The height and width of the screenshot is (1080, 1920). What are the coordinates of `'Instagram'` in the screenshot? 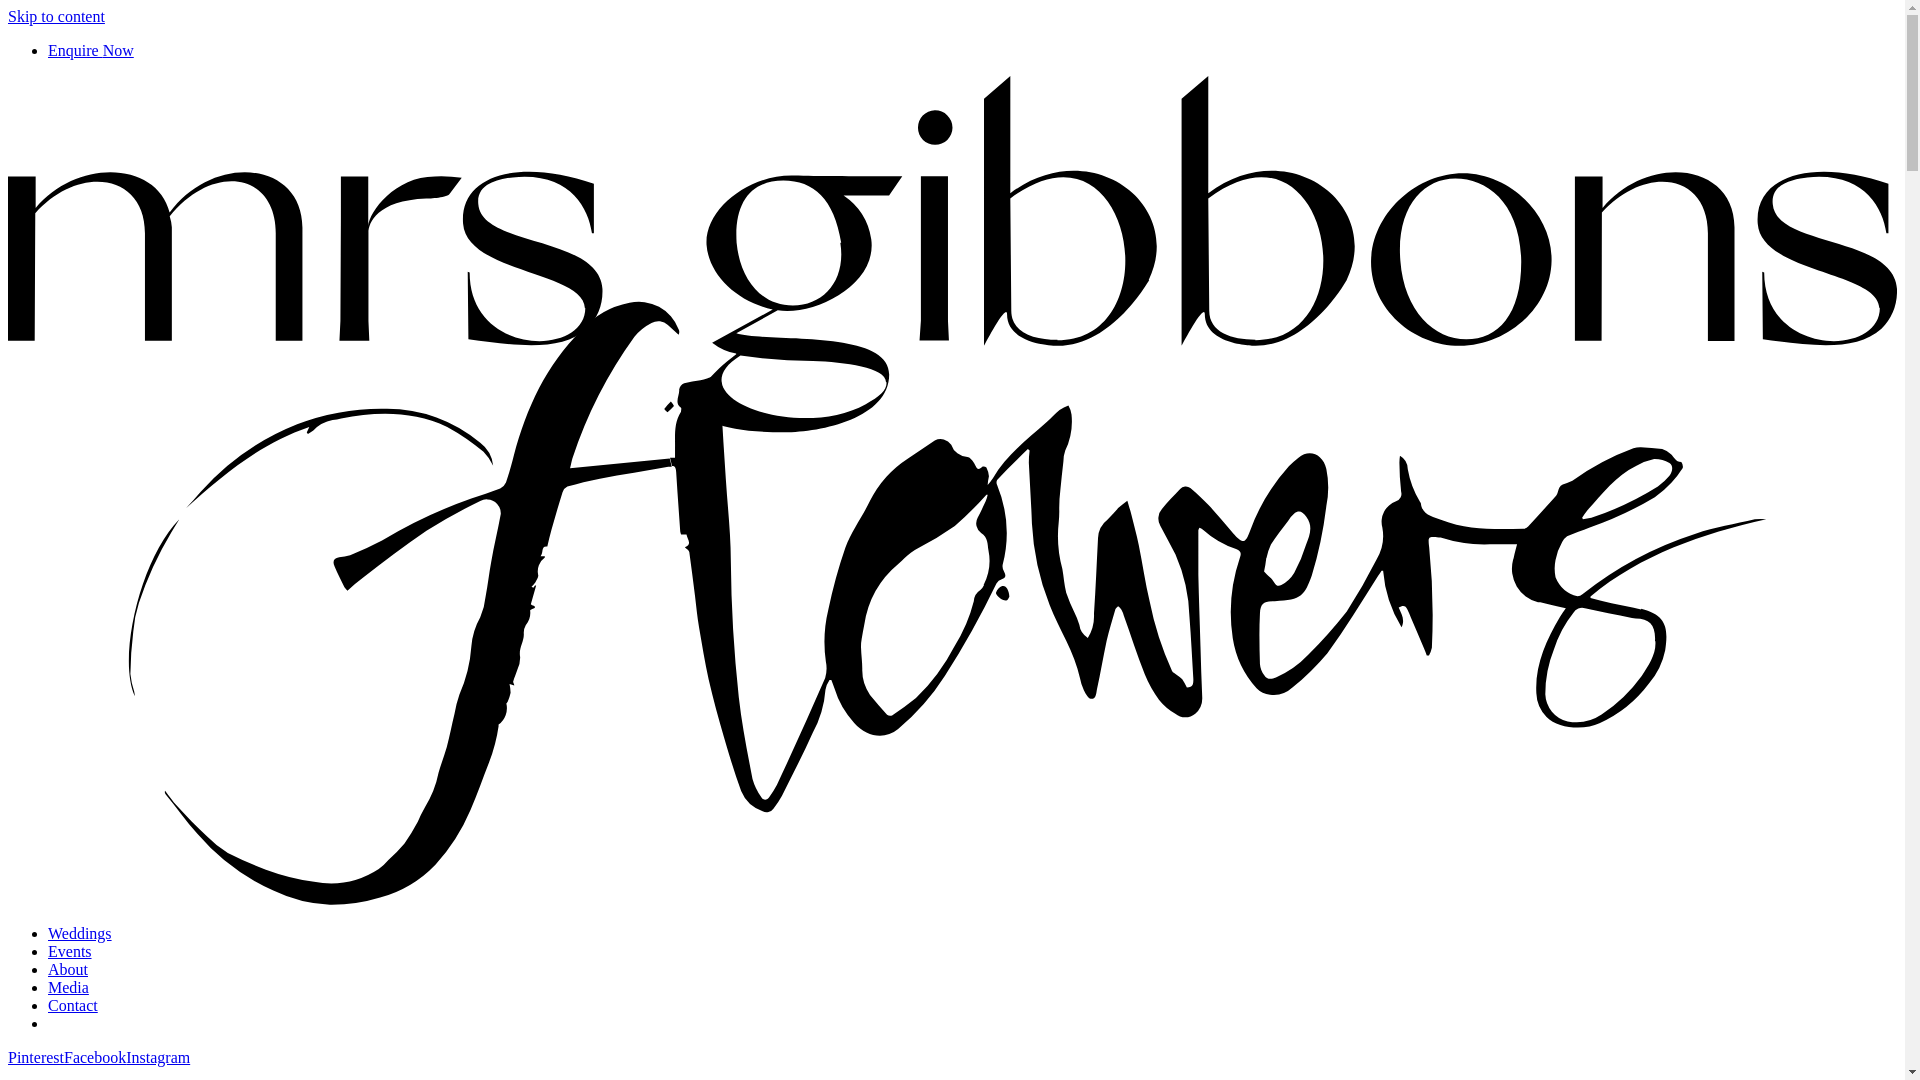 It's located at (157, 1056).